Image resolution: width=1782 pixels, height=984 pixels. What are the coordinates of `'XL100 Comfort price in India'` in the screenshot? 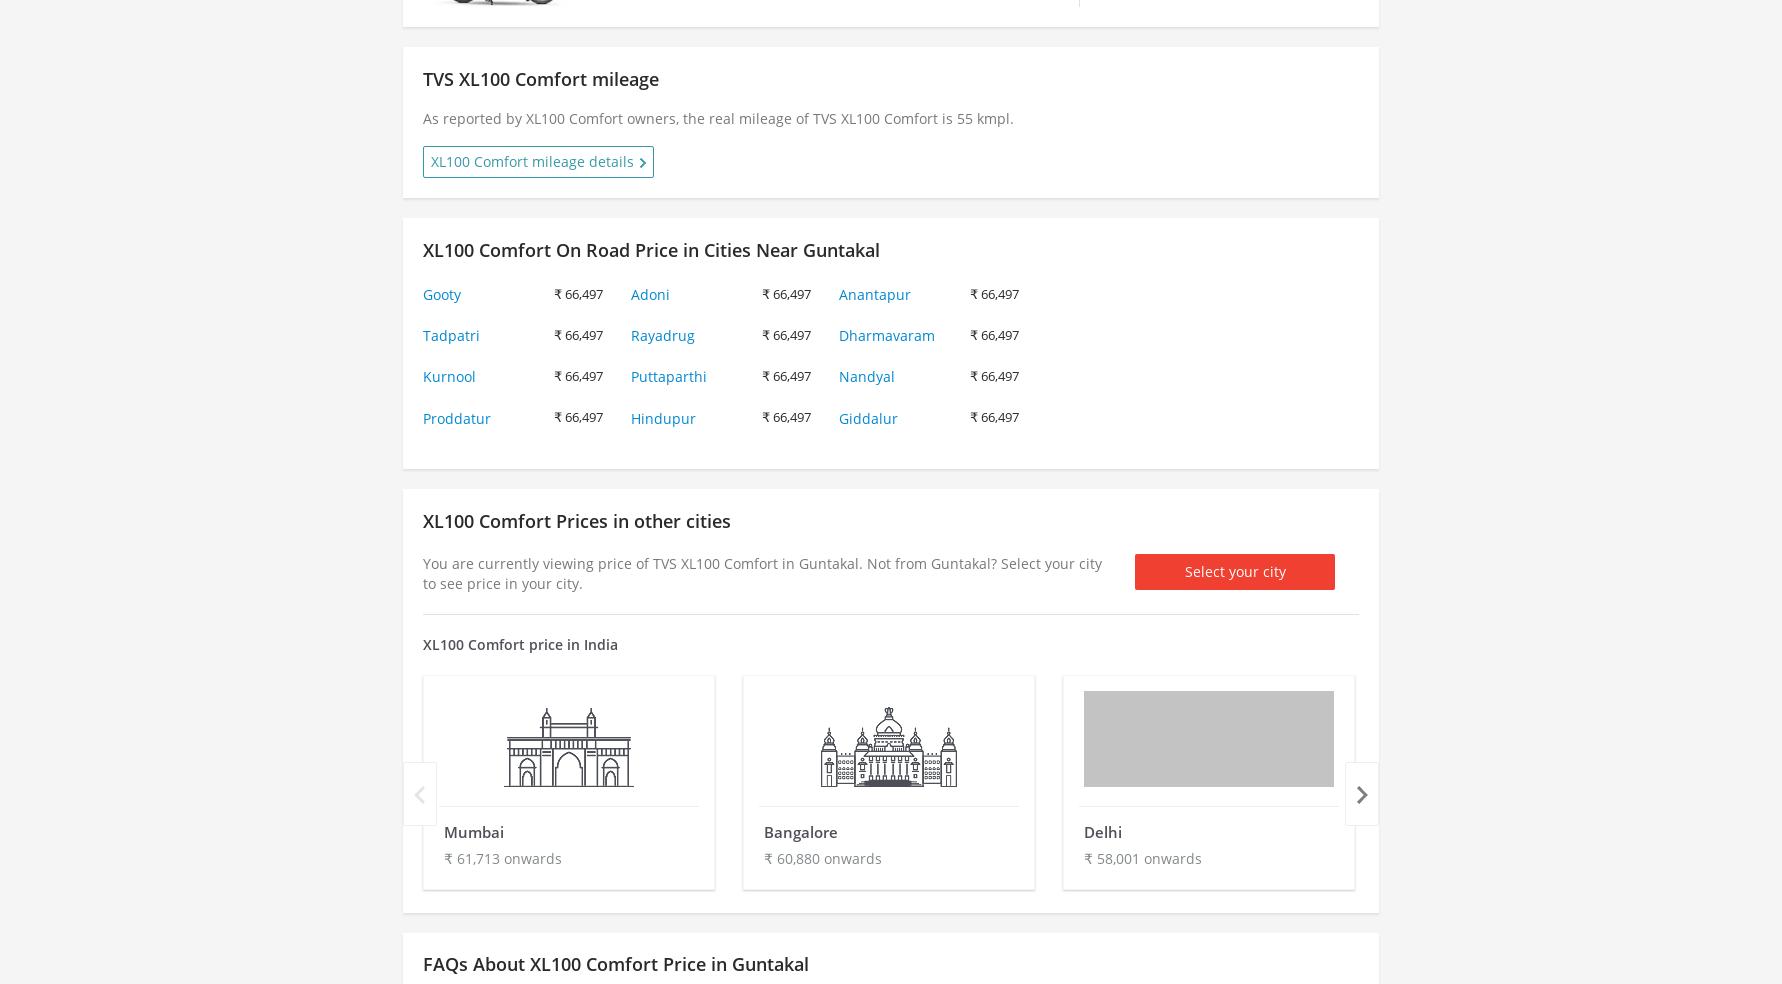 It's located at (519, 644).